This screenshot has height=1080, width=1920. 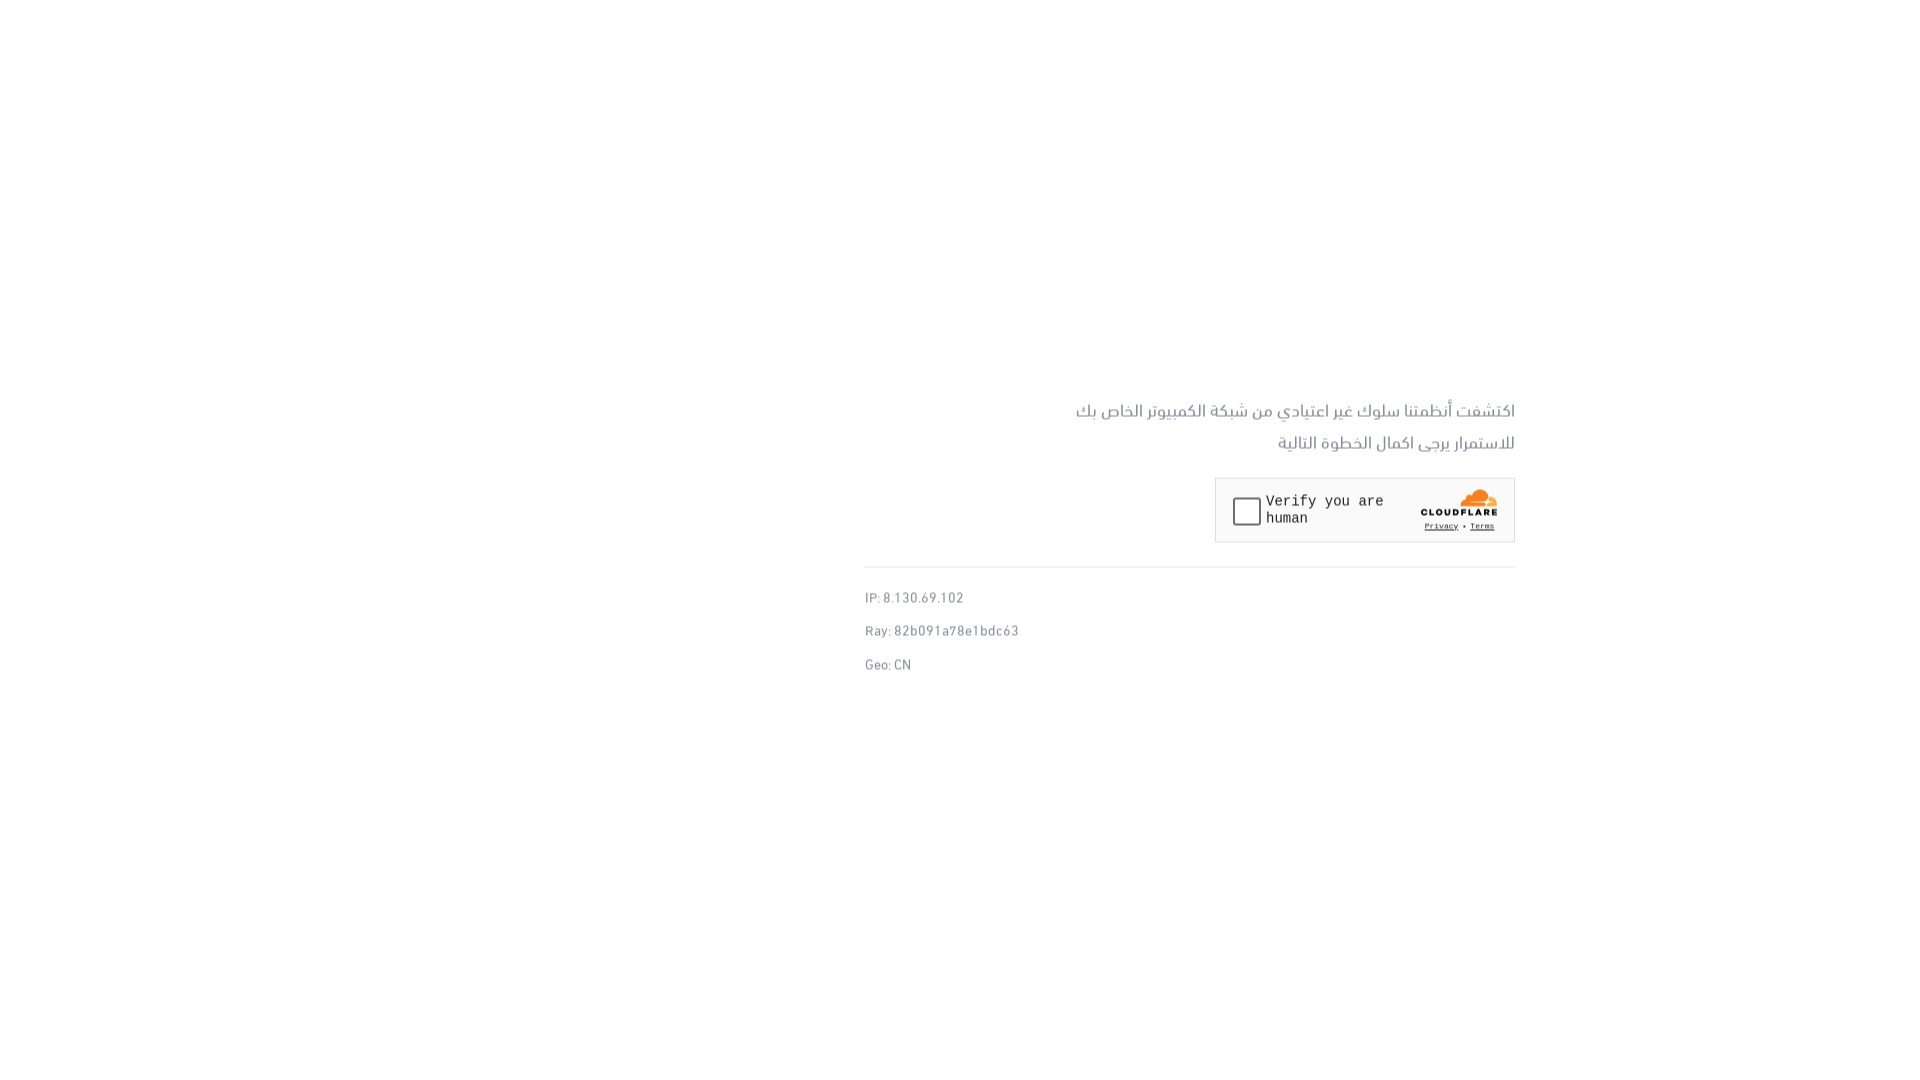 What do you see at coordinates (1363, 508) in the screenshot?
I see `'Widget containing a Cloudflare security challenge'` at bounding box center [1363, 508].